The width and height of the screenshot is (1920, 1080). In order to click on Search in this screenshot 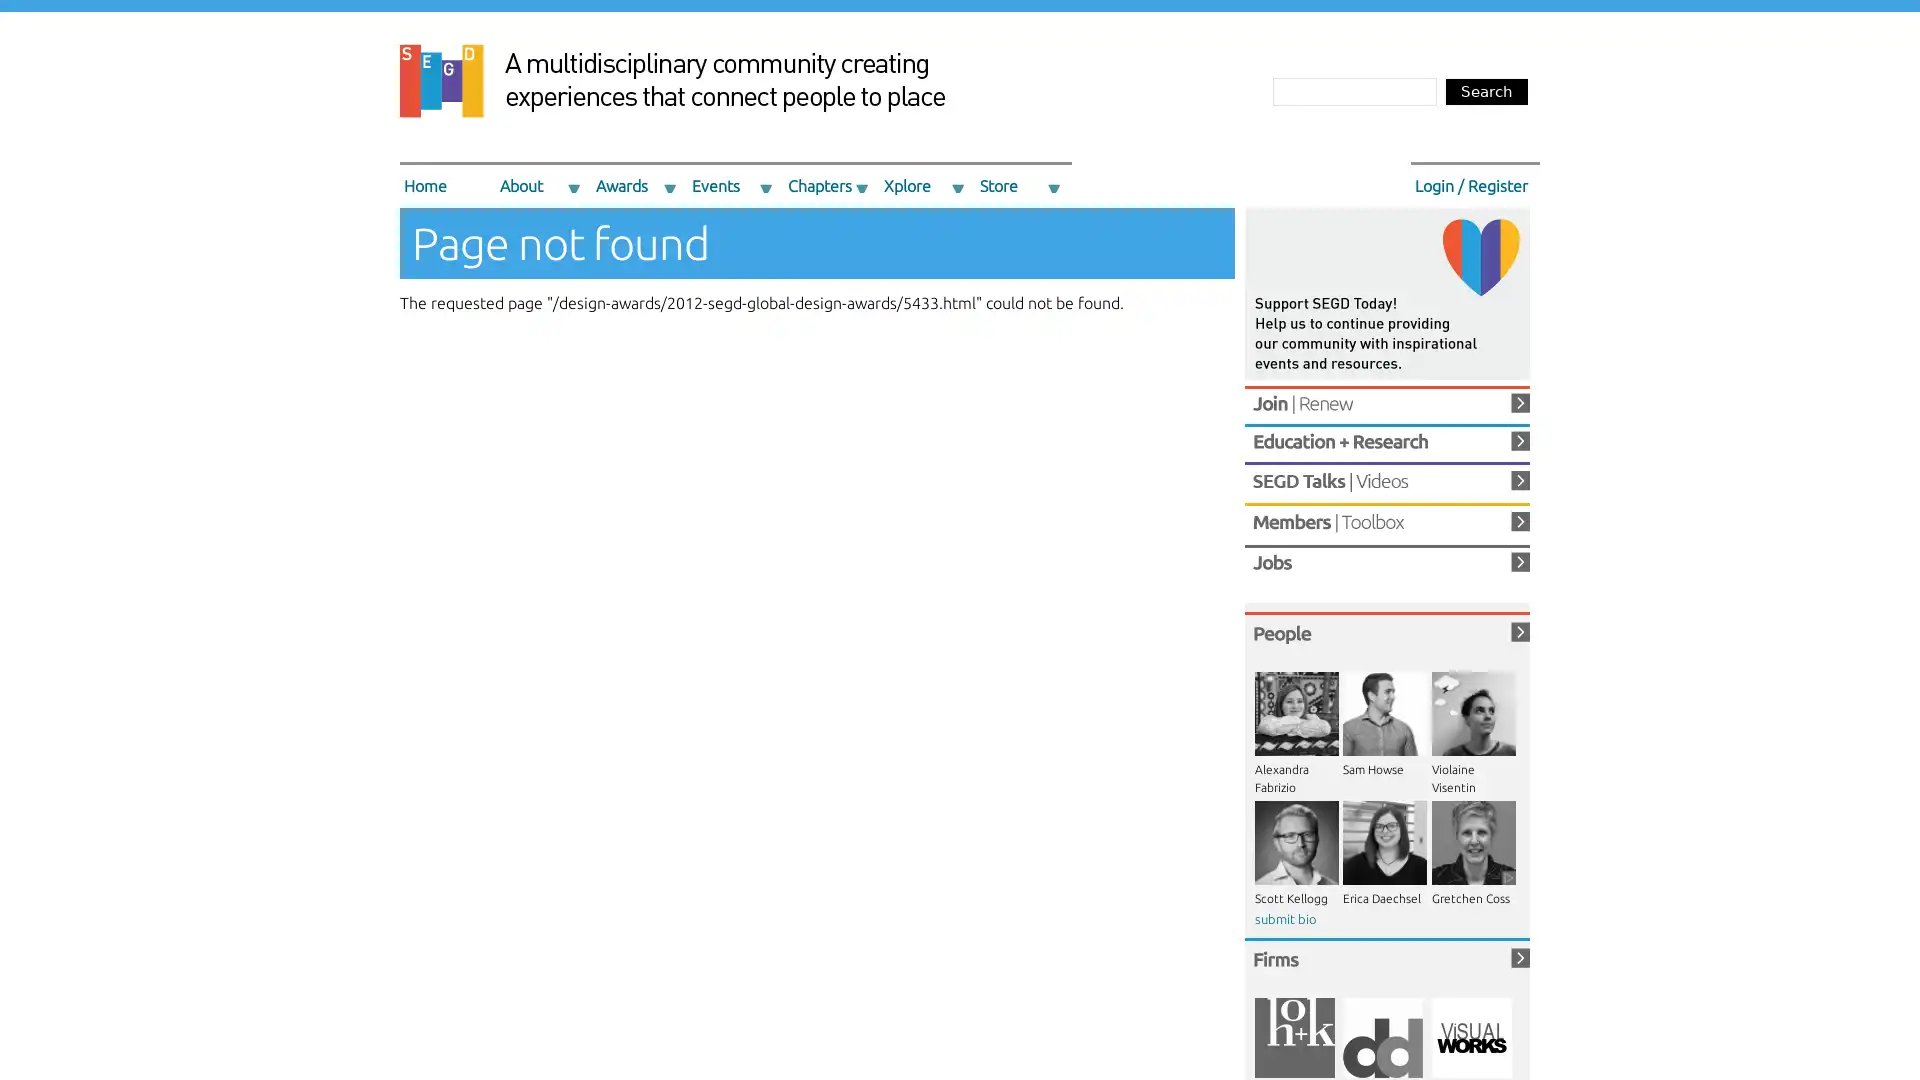, I will do `click(1487, 92)`.